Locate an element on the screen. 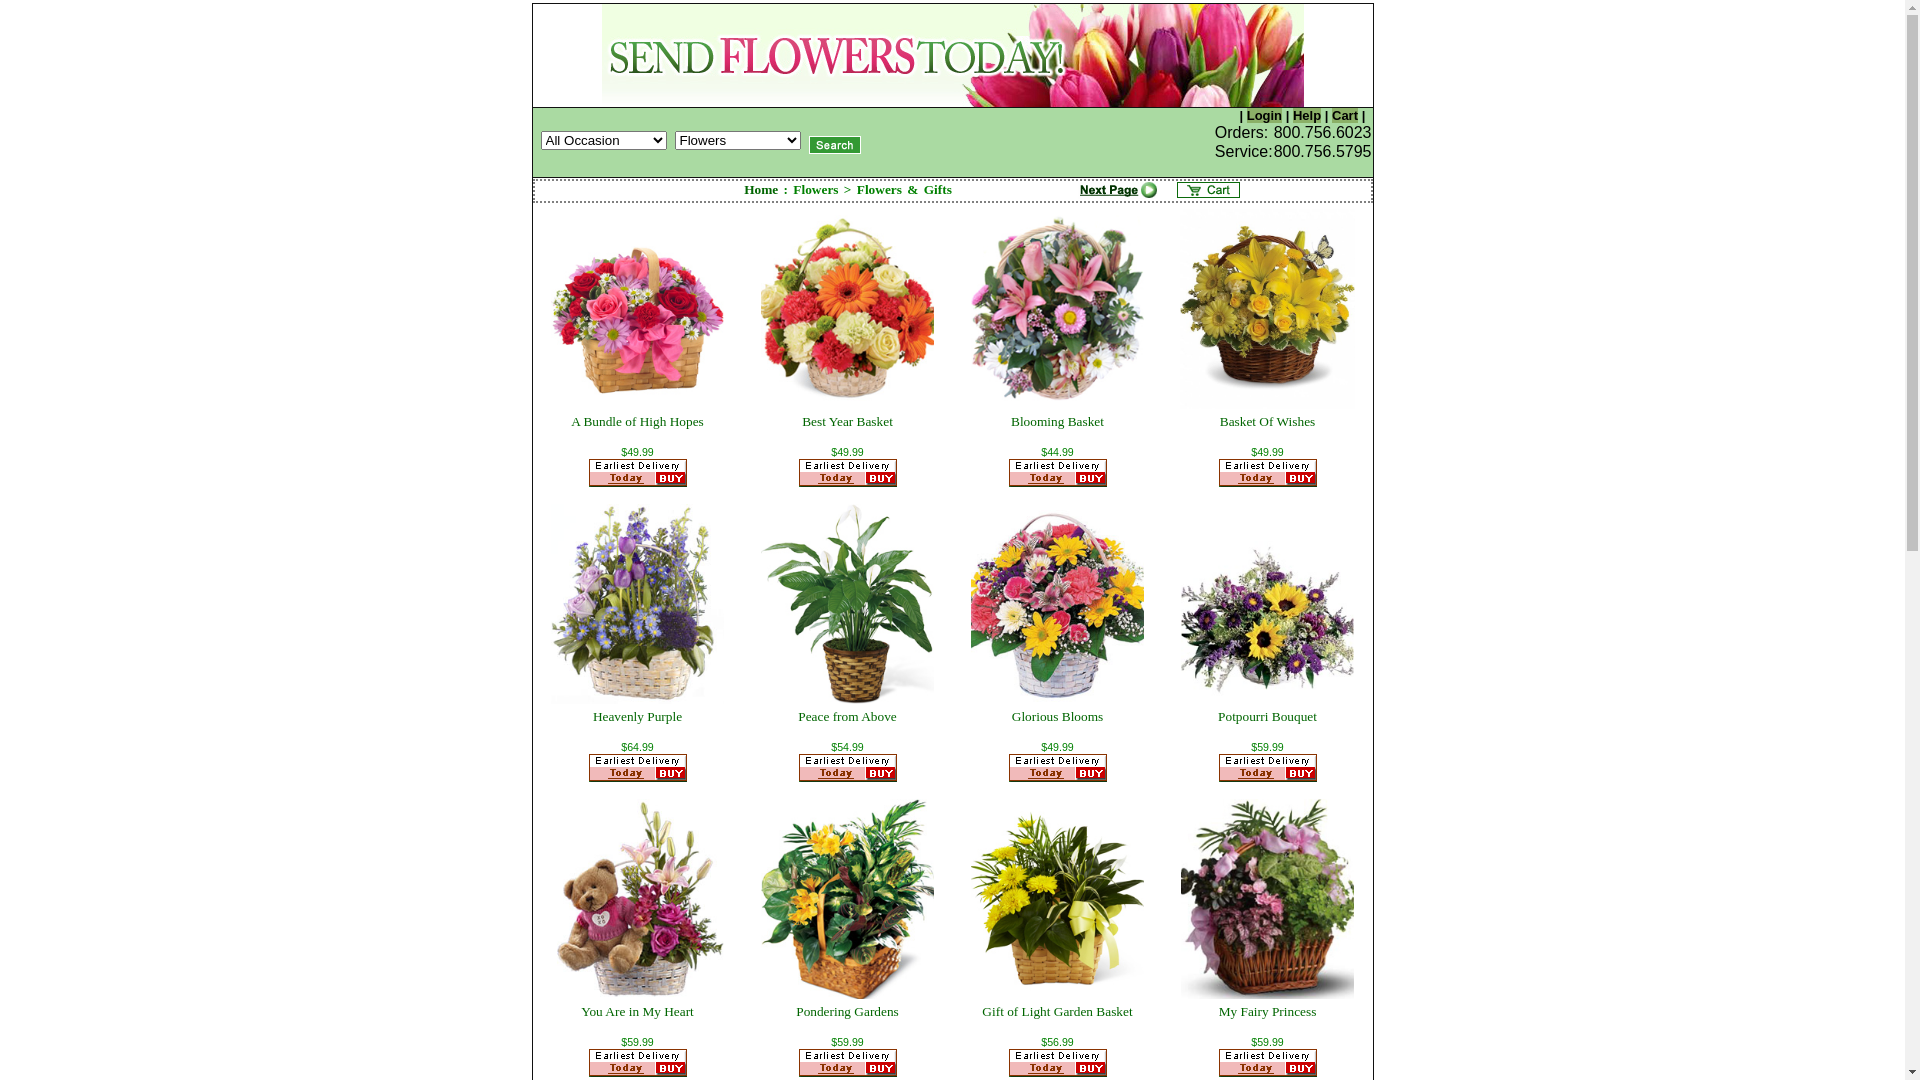 This screenshot has width=1920, height=1080. 'You Are in My Heart' is located at coordinates (636, 1011).